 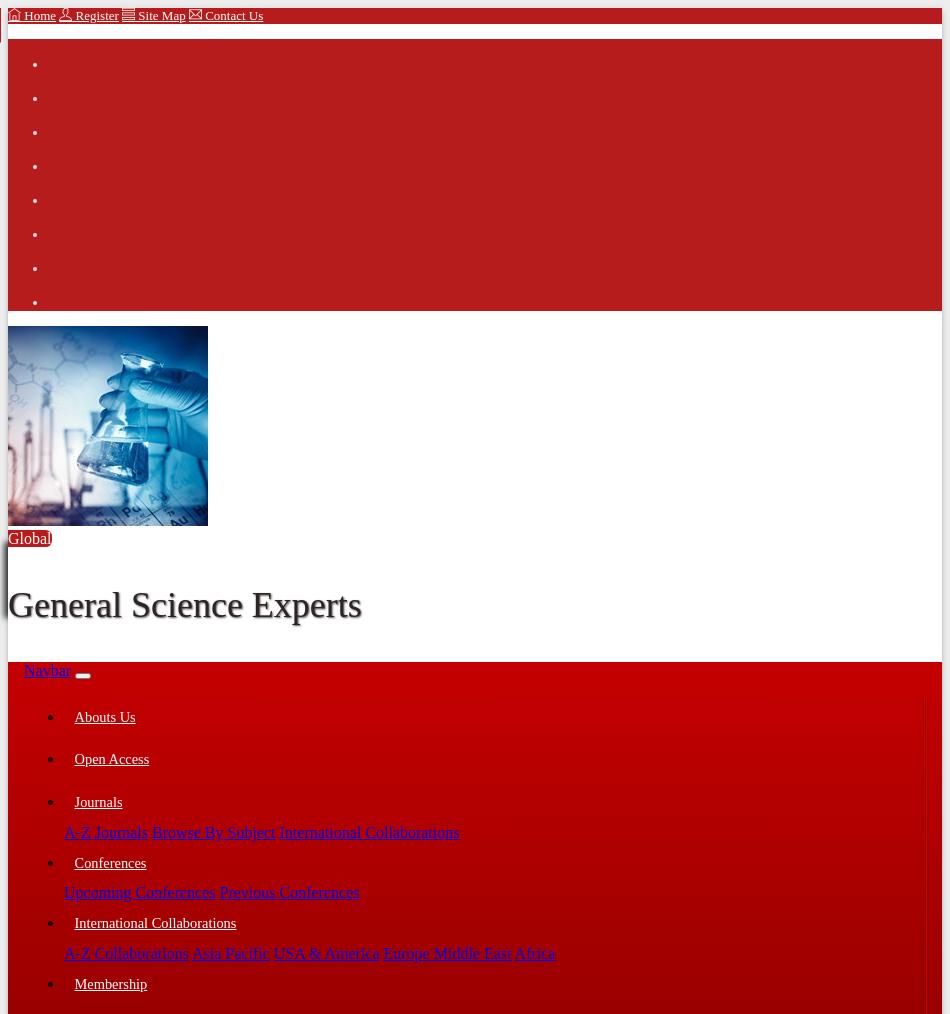 I want to click on 'Upcoming Conferences', so click(x=139, y=891).